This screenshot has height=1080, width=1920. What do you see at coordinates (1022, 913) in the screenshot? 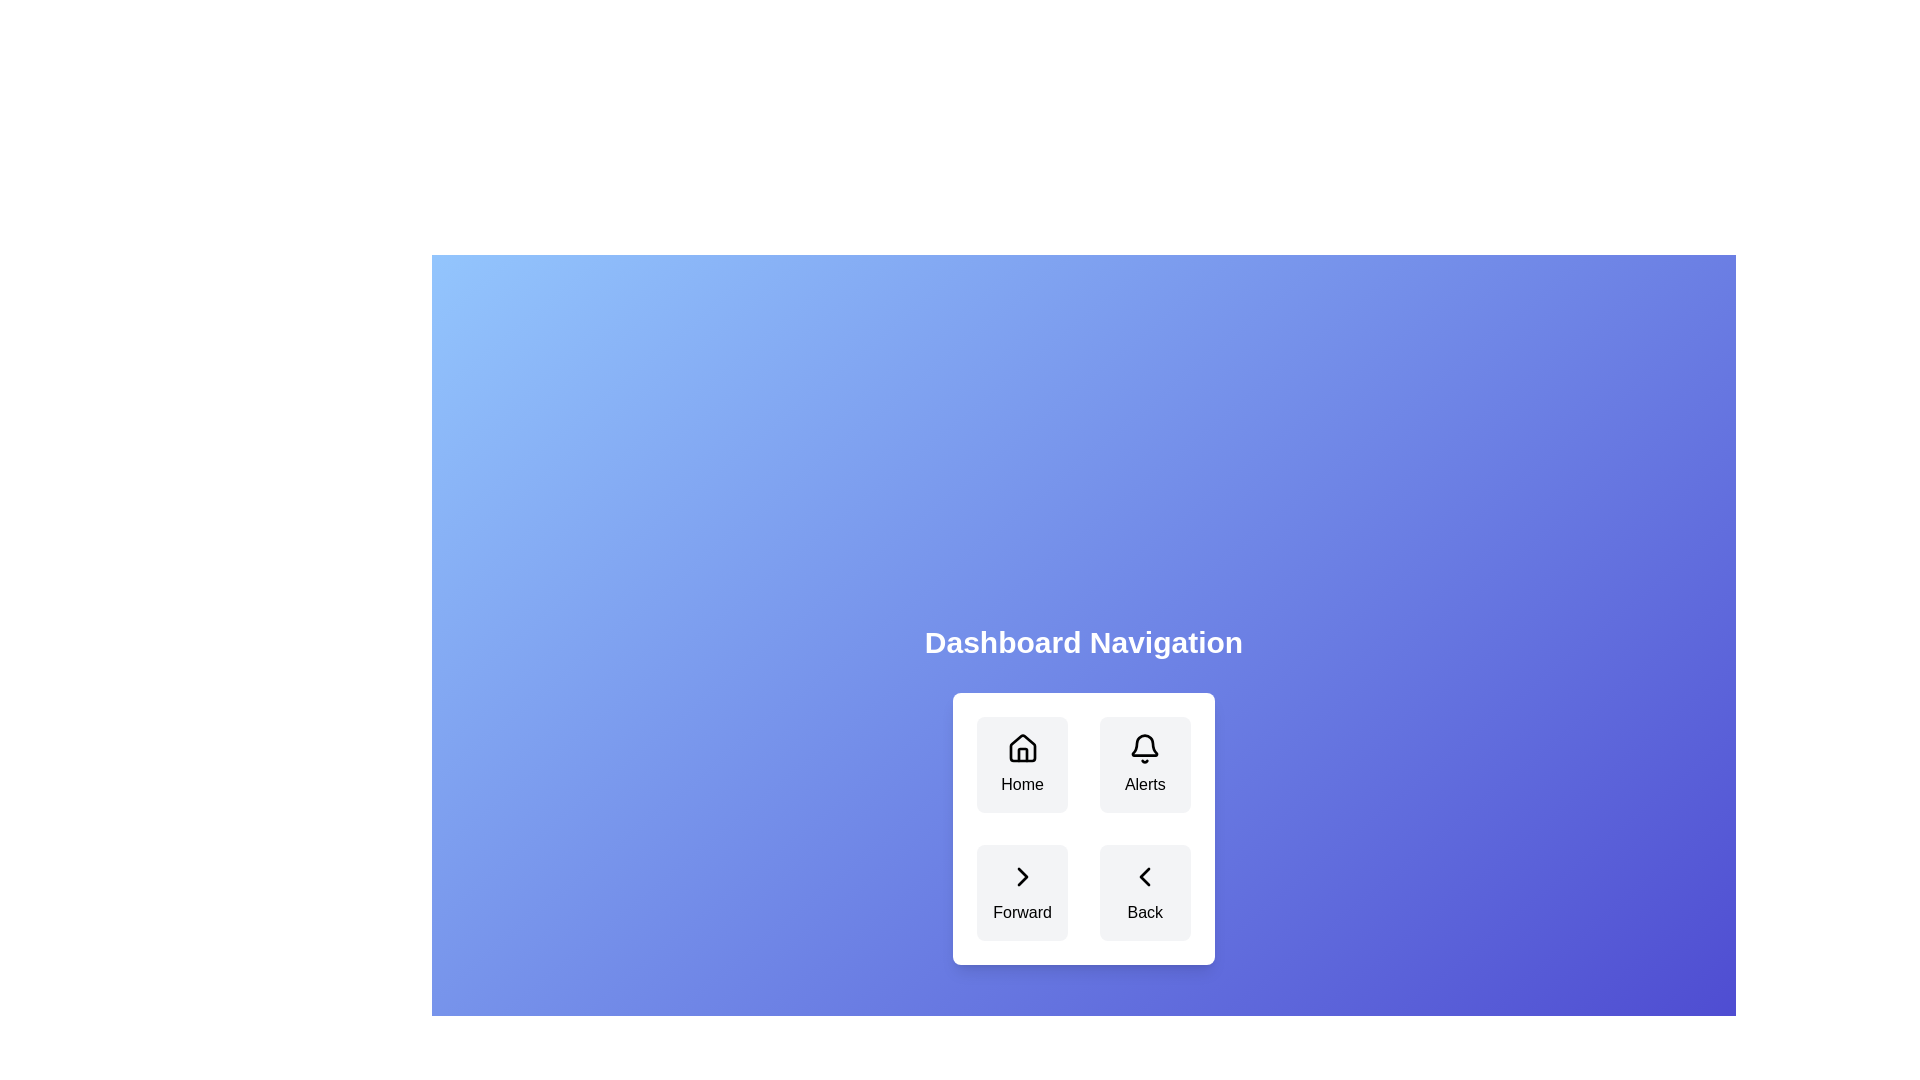
I see `text displayed as 'Forward' located in the bottom-left quadrant of the grid beneath the right-facing arrow icon` at bounding box center [1022, 913].